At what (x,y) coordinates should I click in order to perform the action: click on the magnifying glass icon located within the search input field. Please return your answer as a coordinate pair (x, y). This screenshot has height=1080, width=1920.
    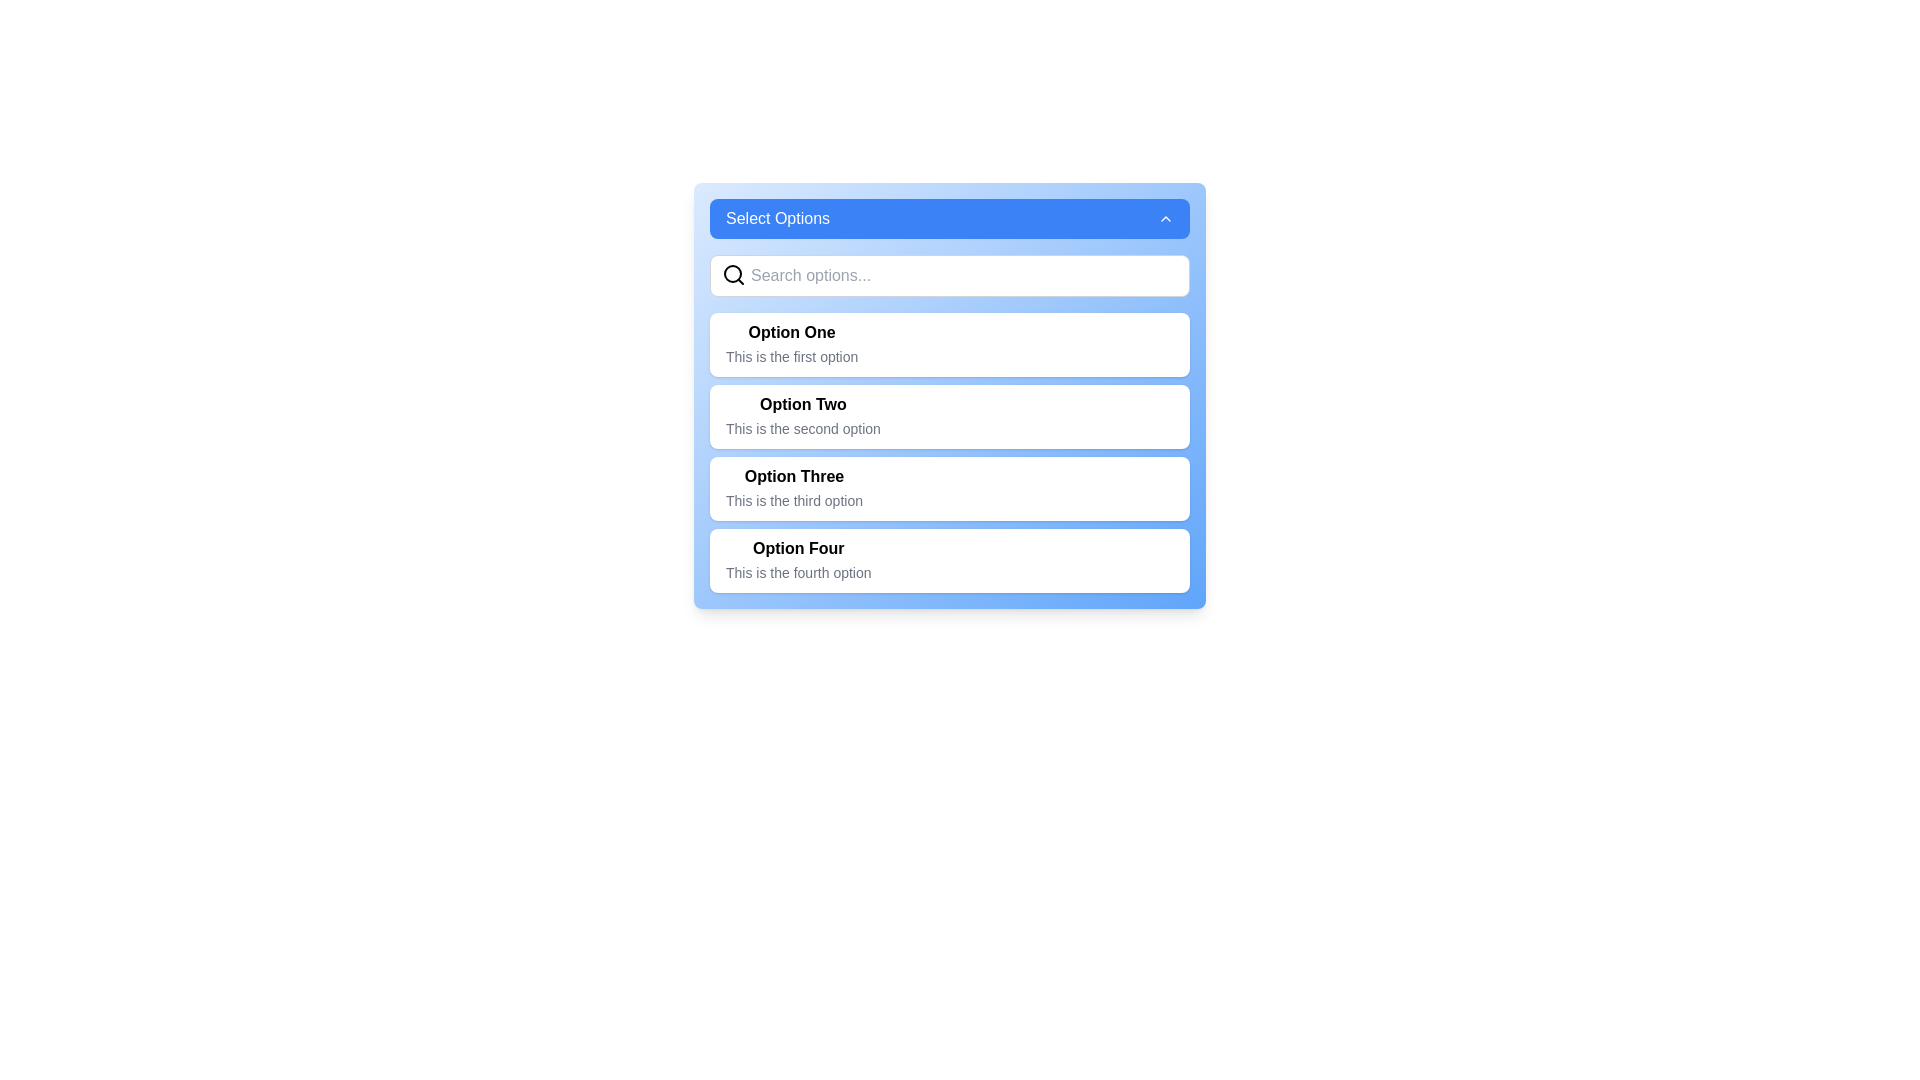
    Looking at the image, I should click on (733, 274).